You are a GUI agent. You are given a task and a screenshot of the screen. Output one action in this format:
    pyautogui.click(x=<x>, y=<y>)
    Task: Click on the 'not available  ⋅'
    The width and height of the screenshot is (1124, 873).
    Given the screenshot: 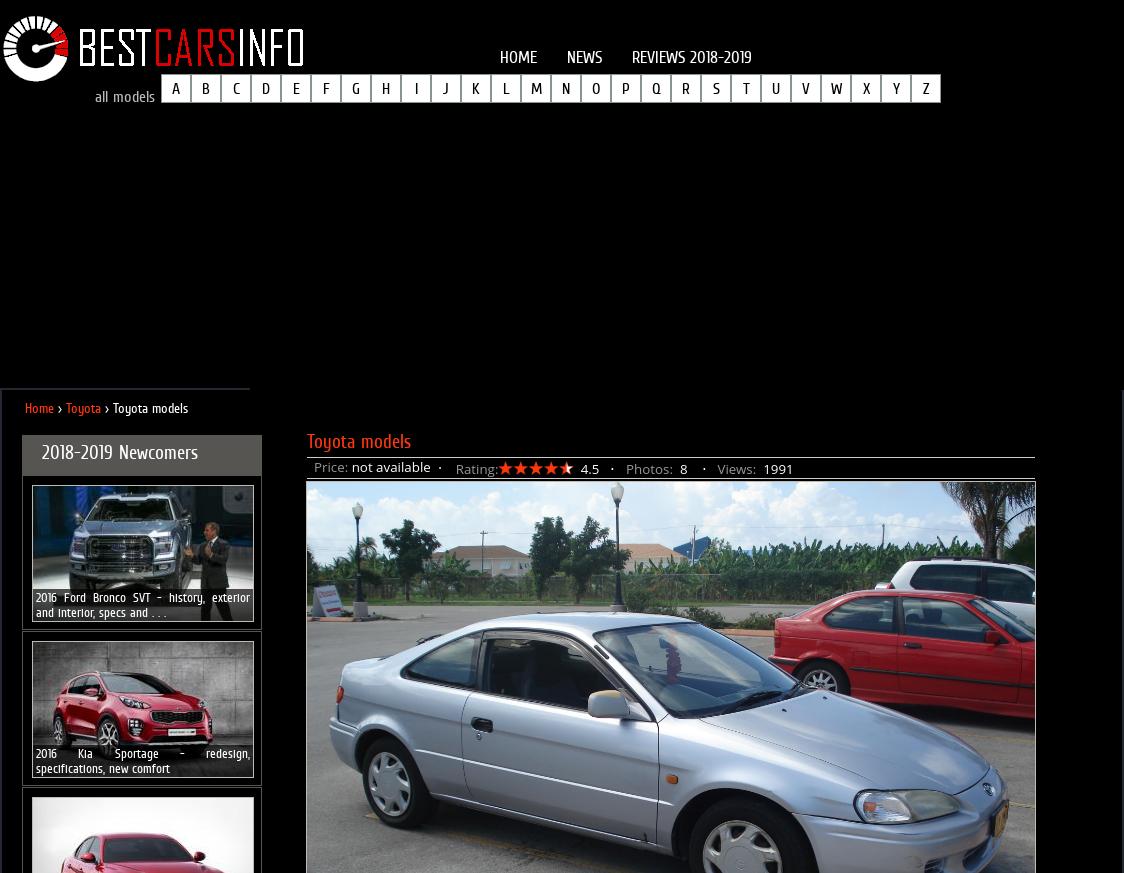 What is the action you would take?
    pyautogui.click(x=394, y=466)
    